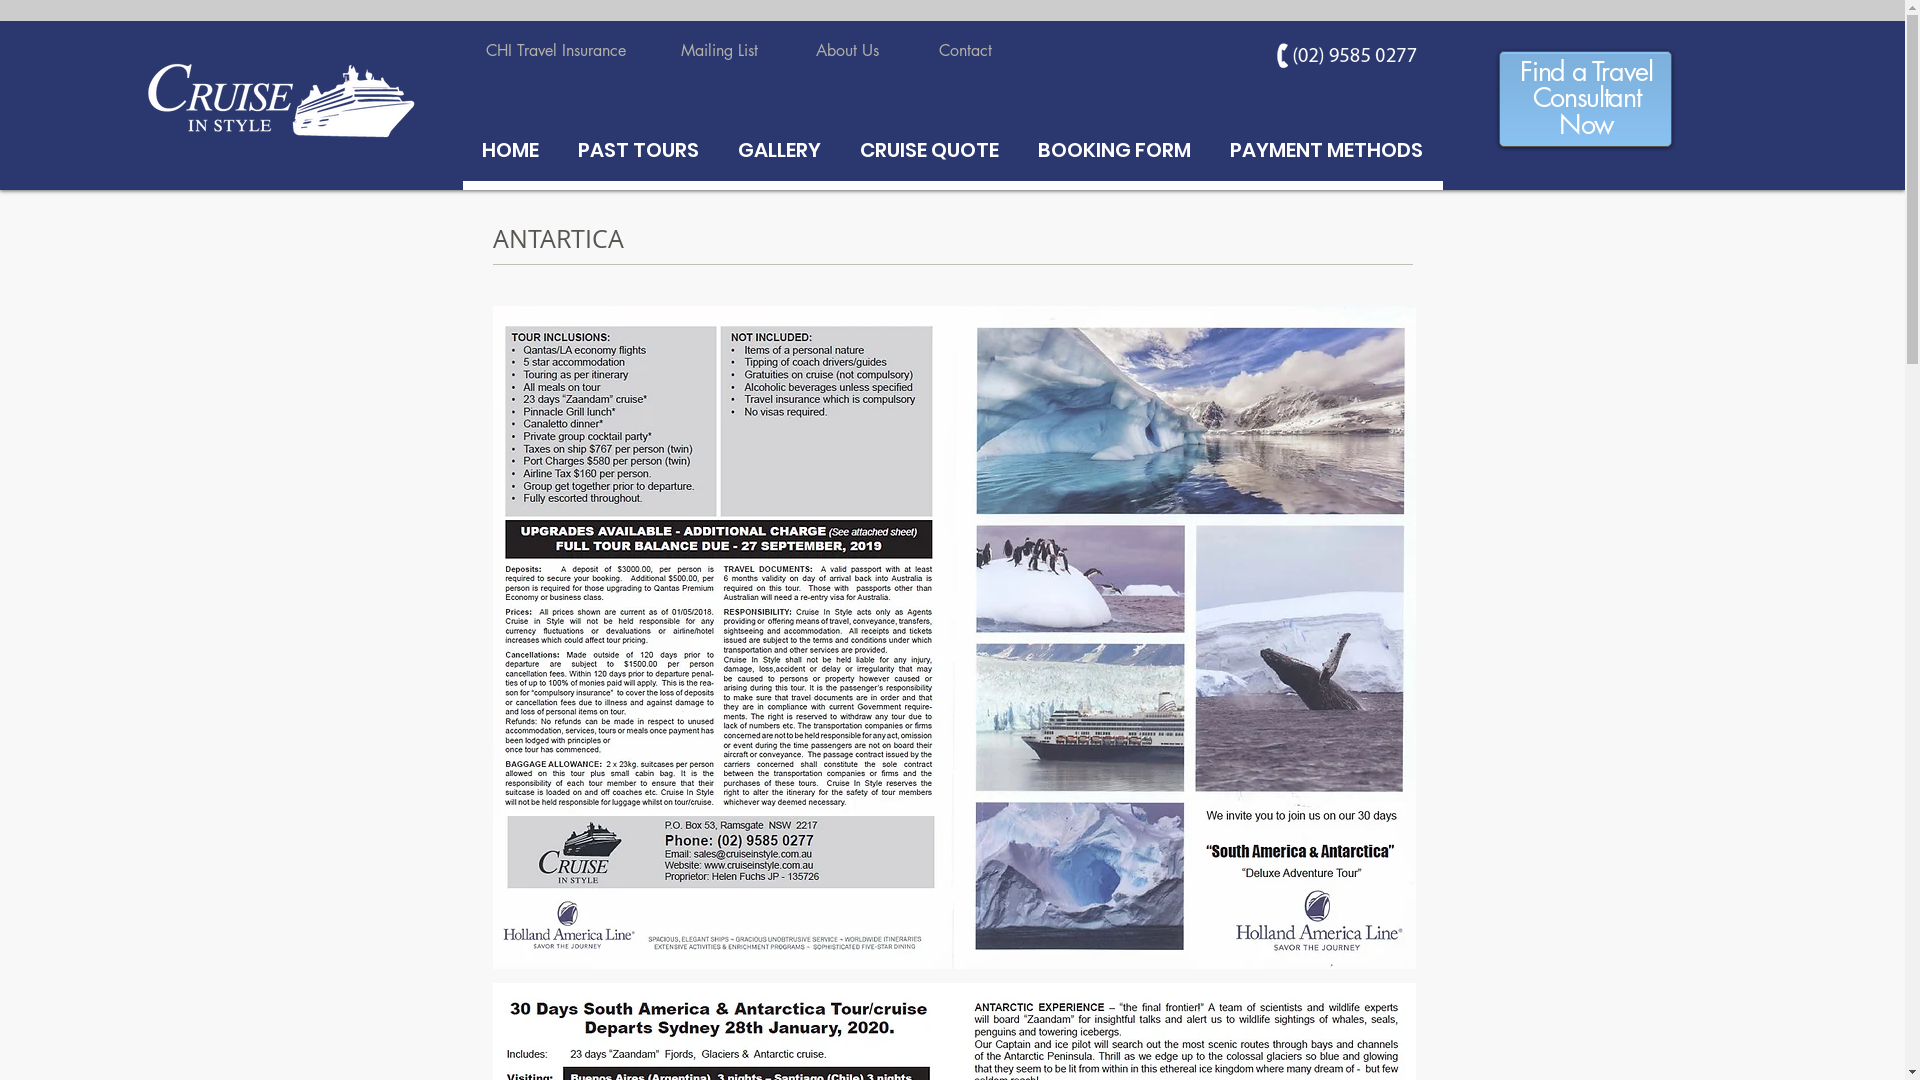 This screenshot has width=1920, height=1080. What do you see at coordinates (1584, 86) in the screenshot?
I see `'Find a Travel Consultant'` at bounding box center [1584, 86].